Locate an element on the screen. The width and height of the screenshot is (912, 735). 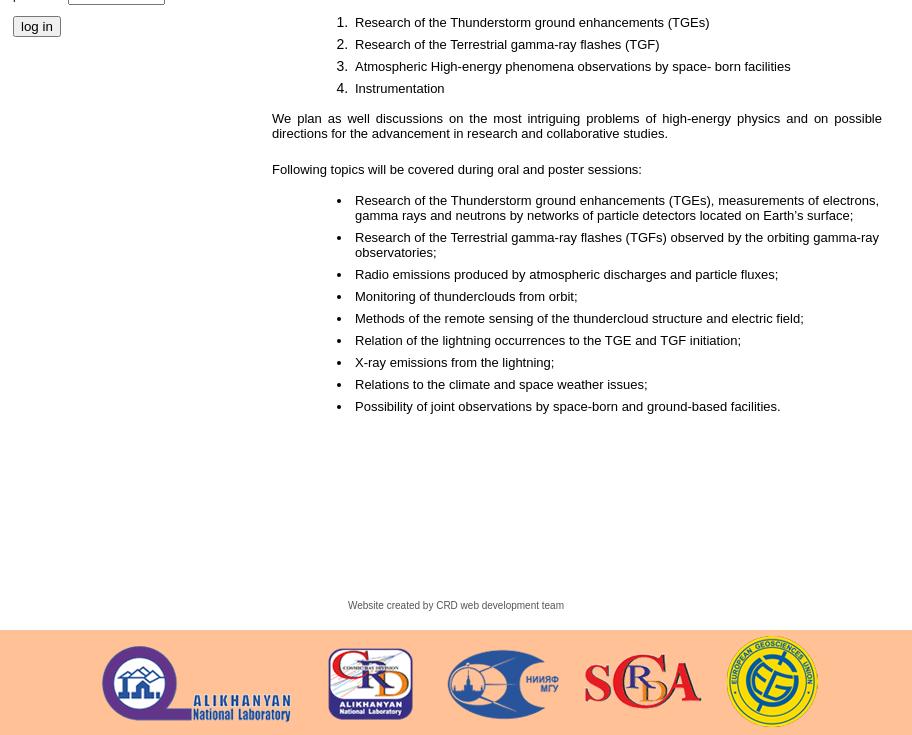
'Radio emissions produced by atmospheric discharges and particle fluxes;' is located at coordinates (574, 274).